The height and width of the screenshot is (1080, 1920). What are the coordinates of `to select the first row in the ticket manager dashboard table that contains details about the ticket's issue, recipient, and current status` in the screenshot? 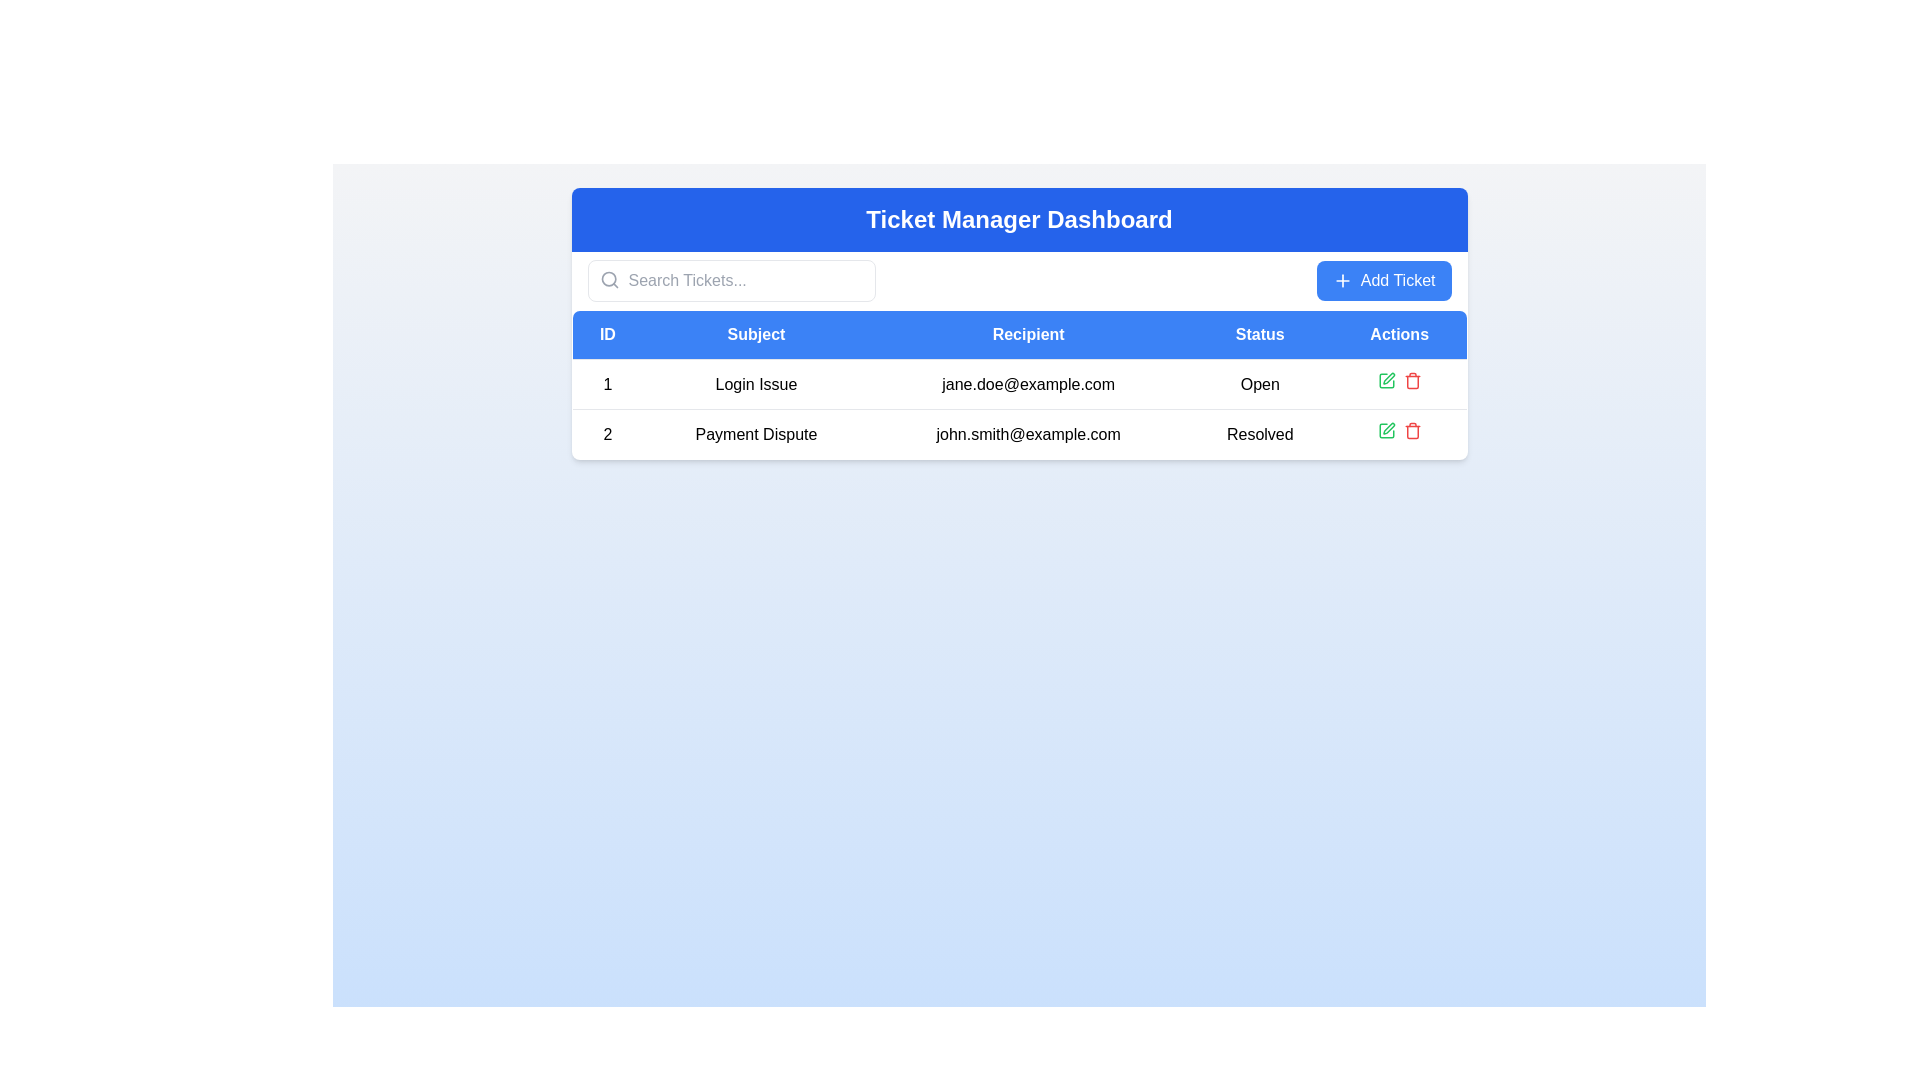 It's located at (1019, 384).